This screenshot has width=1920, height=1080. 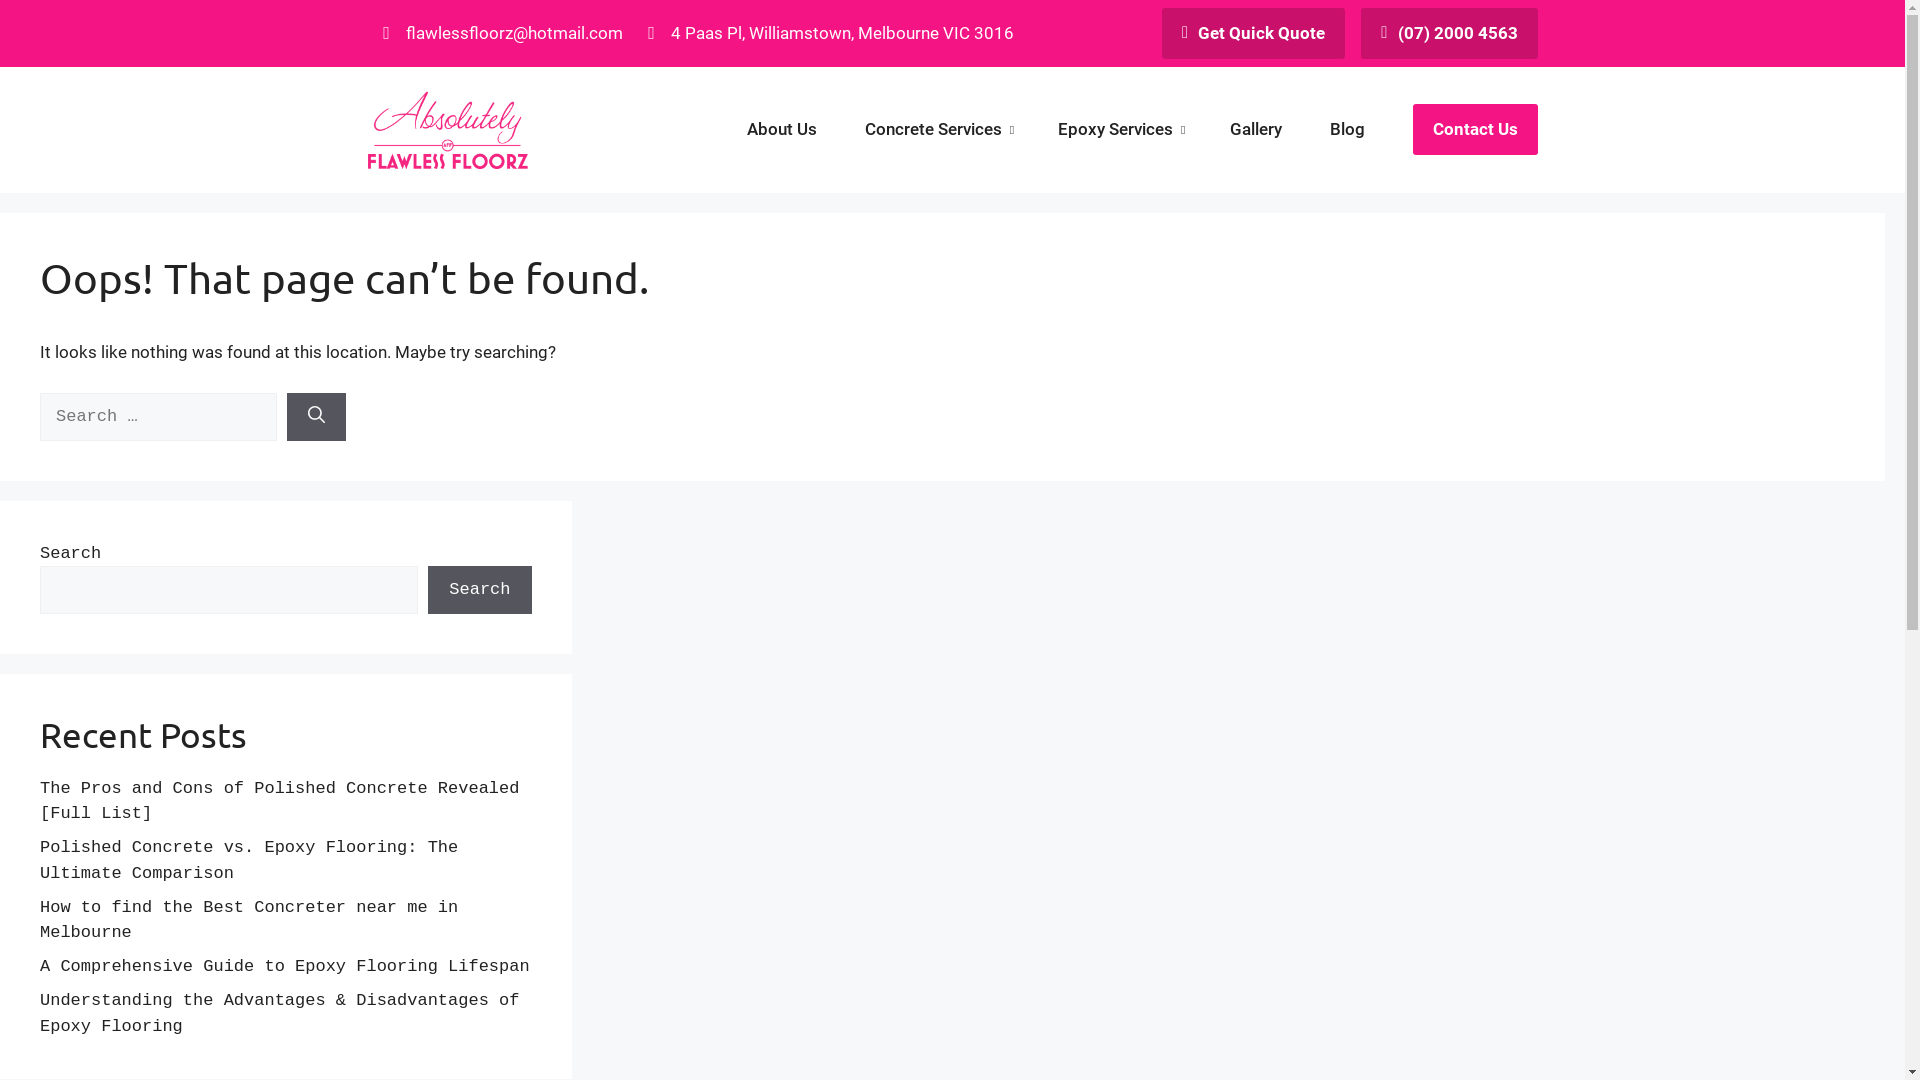 What do you see at coordinates (1360, 33) in the screenshot?
I see `'(07) 2000 4563'` at bounding box center [1360, 33].